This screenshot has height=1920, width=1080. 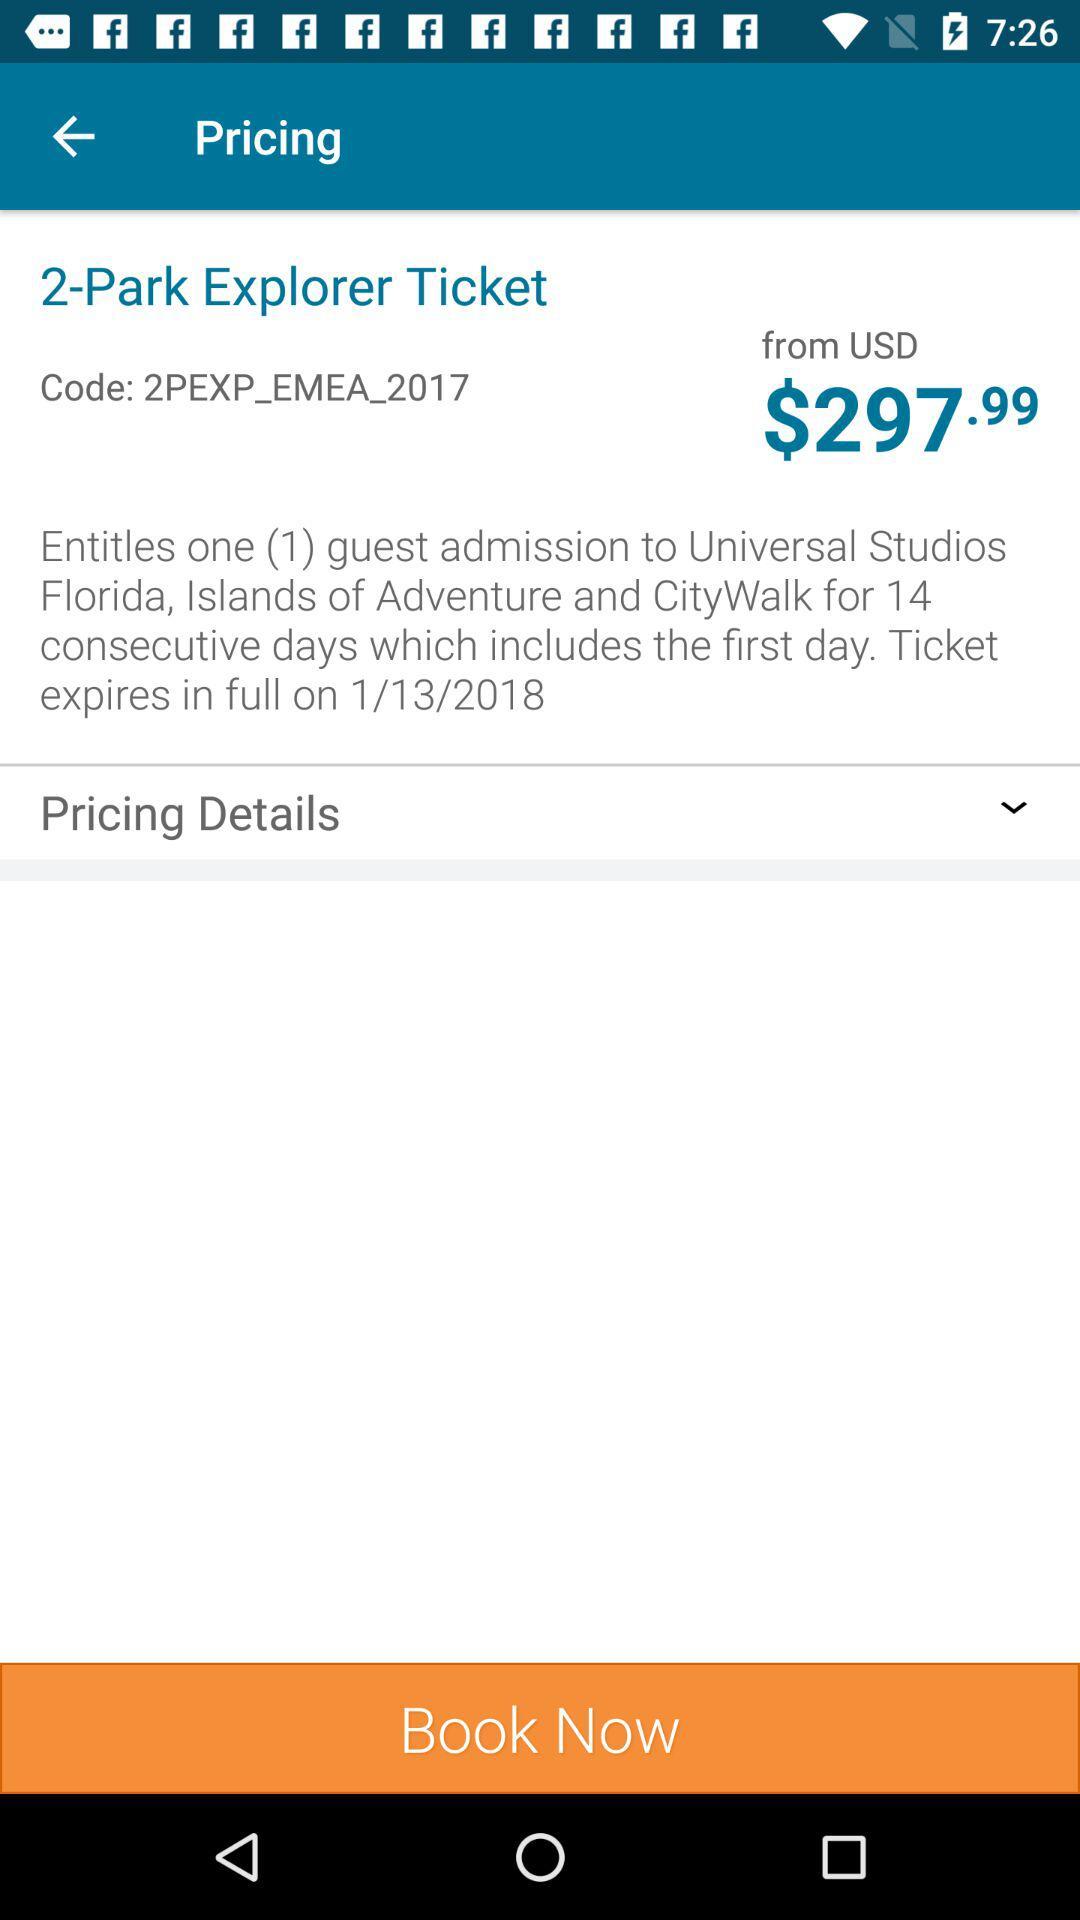 I want to click on the item to the left of the .99 icon, so click(x=862, y=420).